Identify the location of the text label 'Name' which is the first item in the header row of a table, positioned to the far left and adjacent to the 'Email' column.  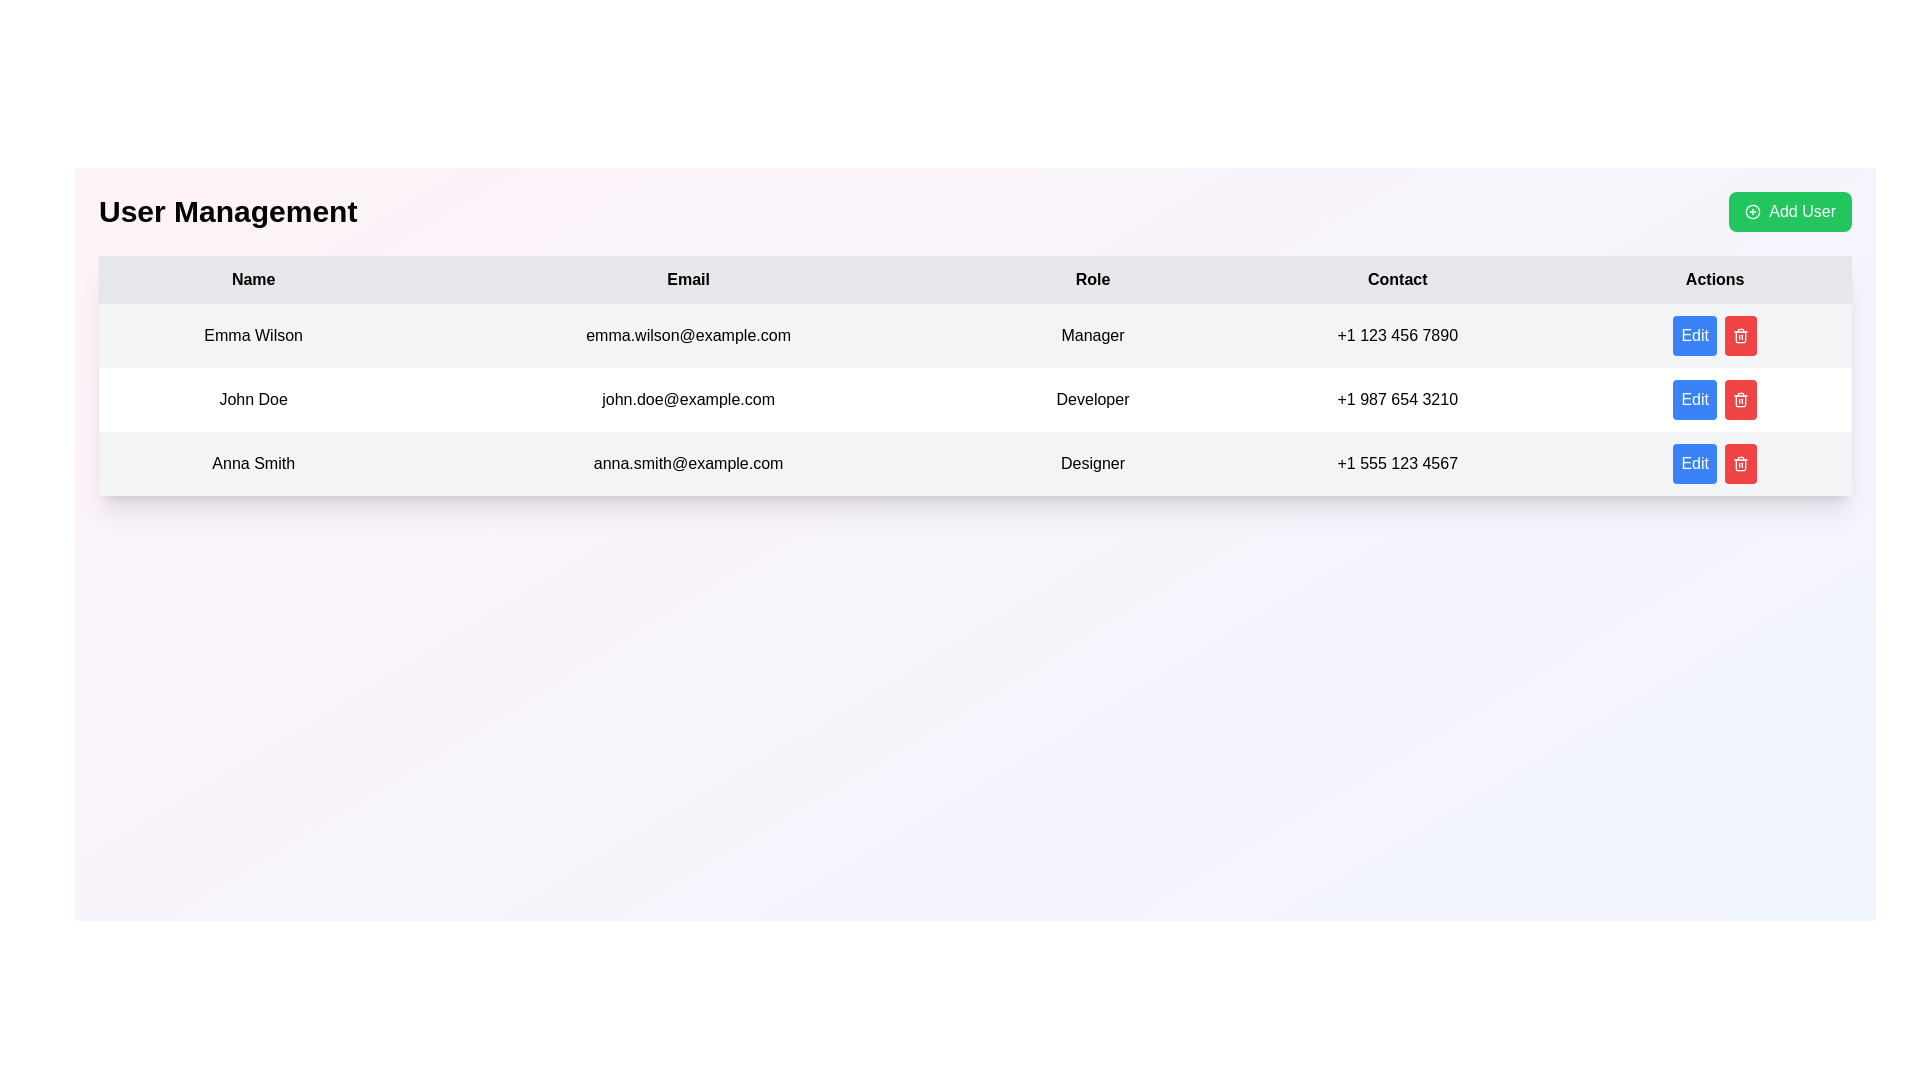
(252, 280).